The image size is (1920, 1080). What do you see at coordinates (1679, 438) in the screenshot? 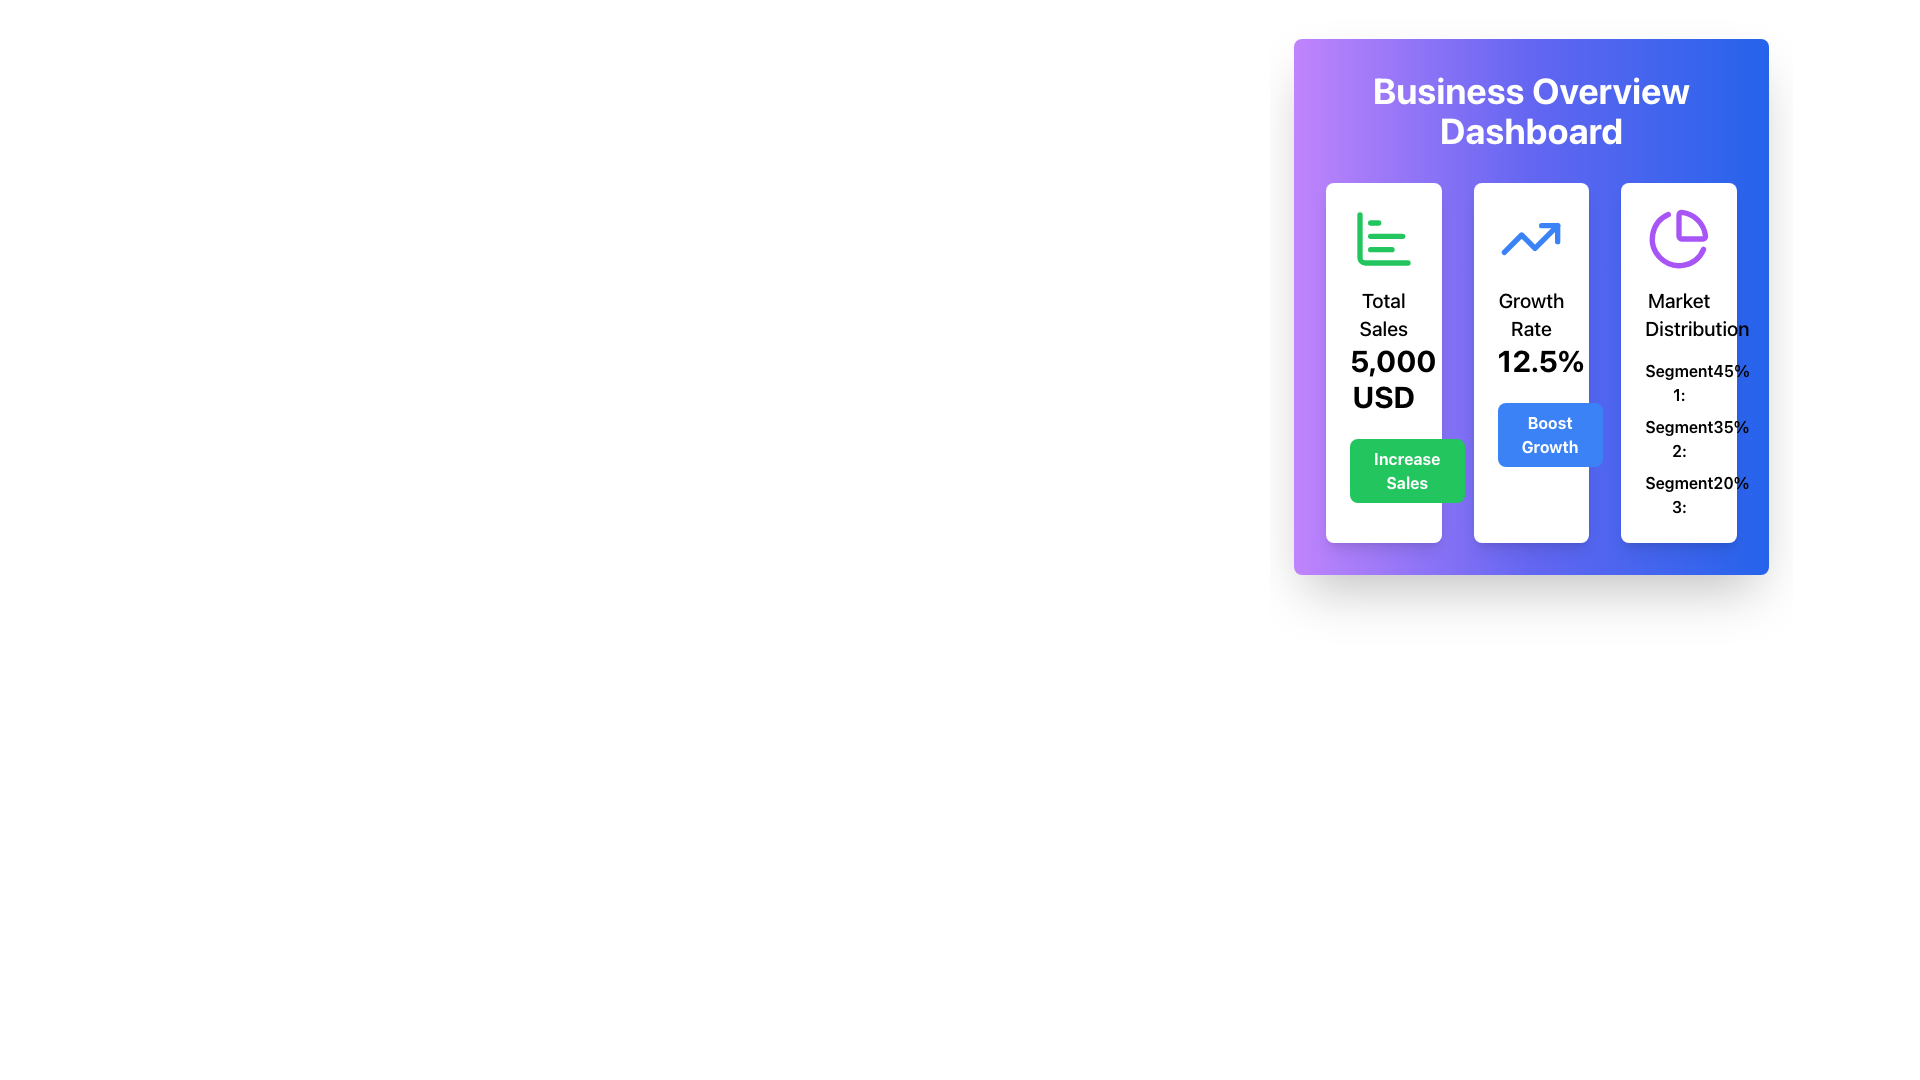
I see `the text display showing the distribution of a dataset into three segments under the 'Market Distribution' section of the dashboard` at bounding box center [1679, 438].